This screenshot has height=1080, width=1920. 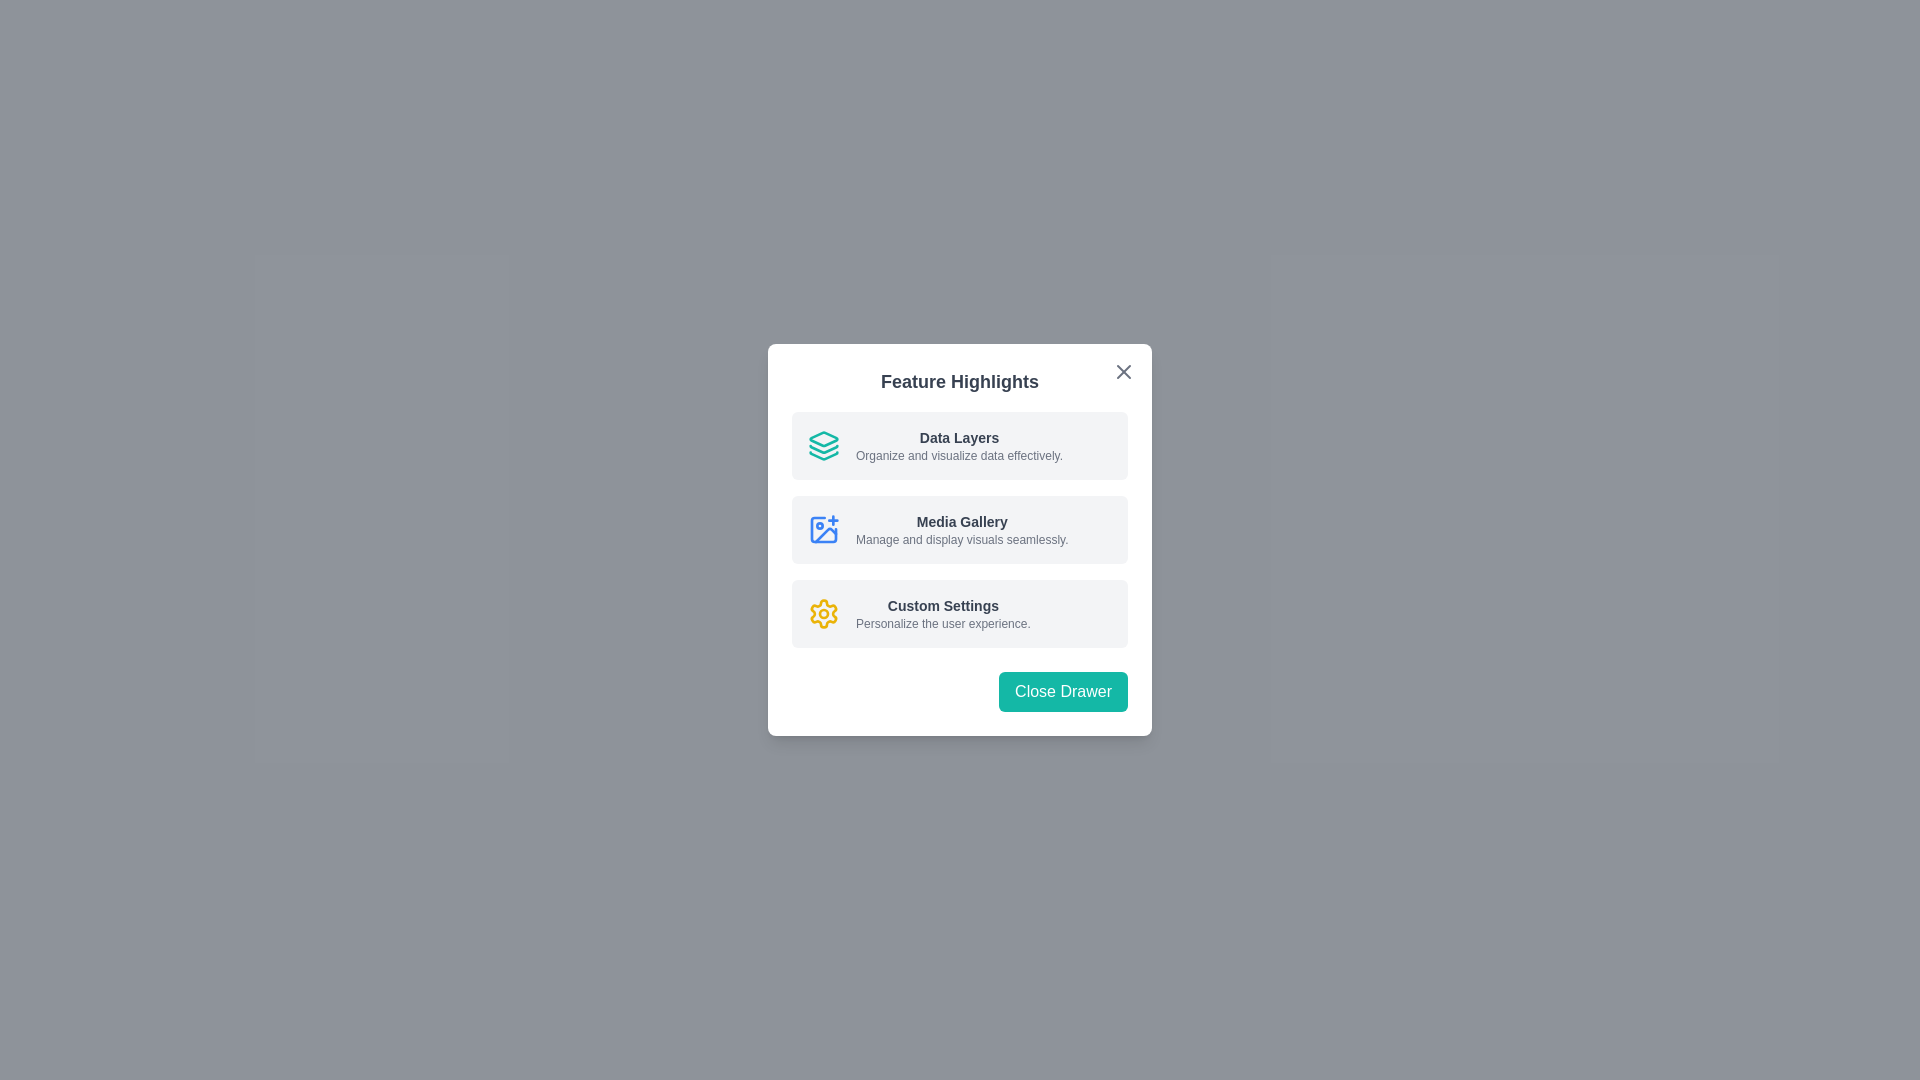 I want to click on the Text description element that provides features or settings related to customizing user experience, located within the 'Feature Highlights' card, positioned below 'Media Gallery' and above 'Close Drawer', so click(x=942, y=612).